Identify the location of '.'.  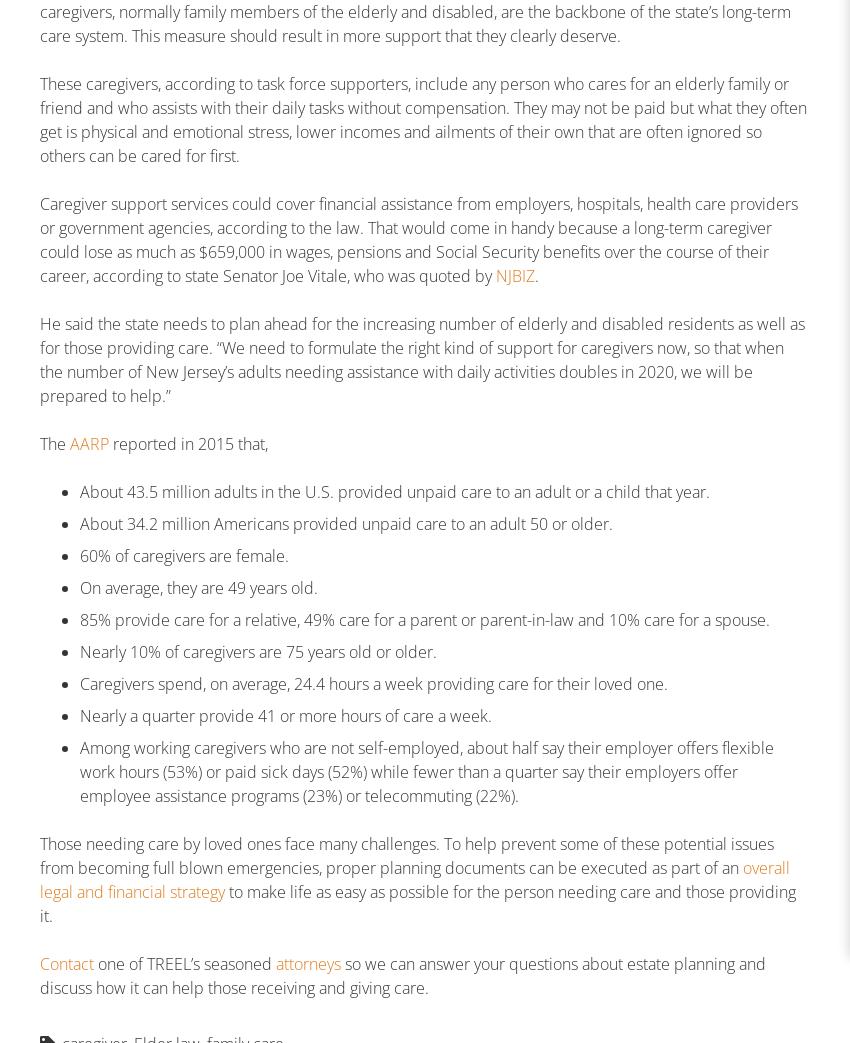
(536, 275).